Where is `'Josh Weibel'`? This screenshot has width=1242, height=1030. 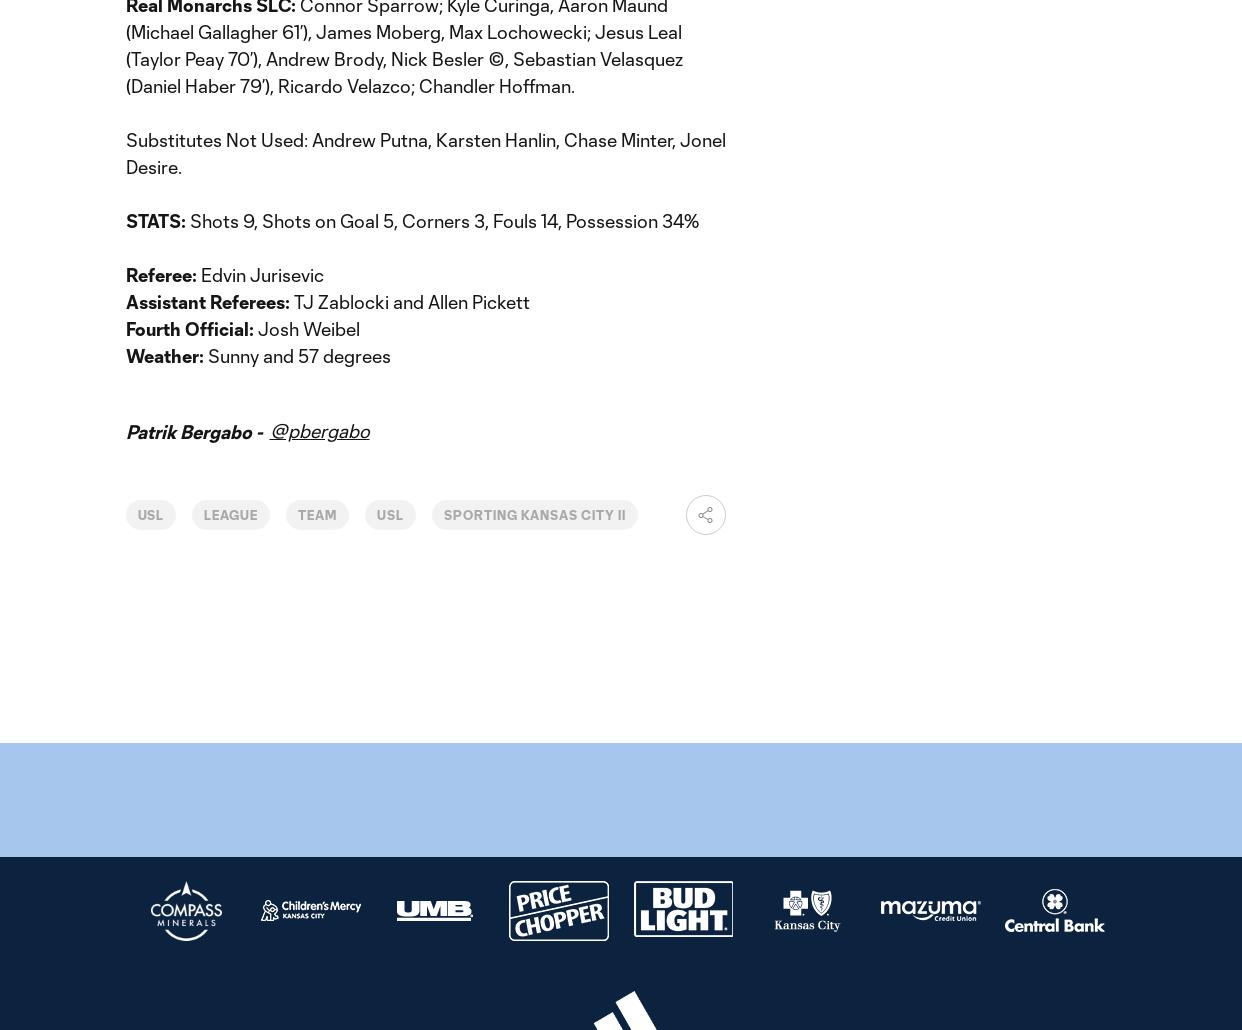
'Josh Weibel' is located at coordinates (307, 327).